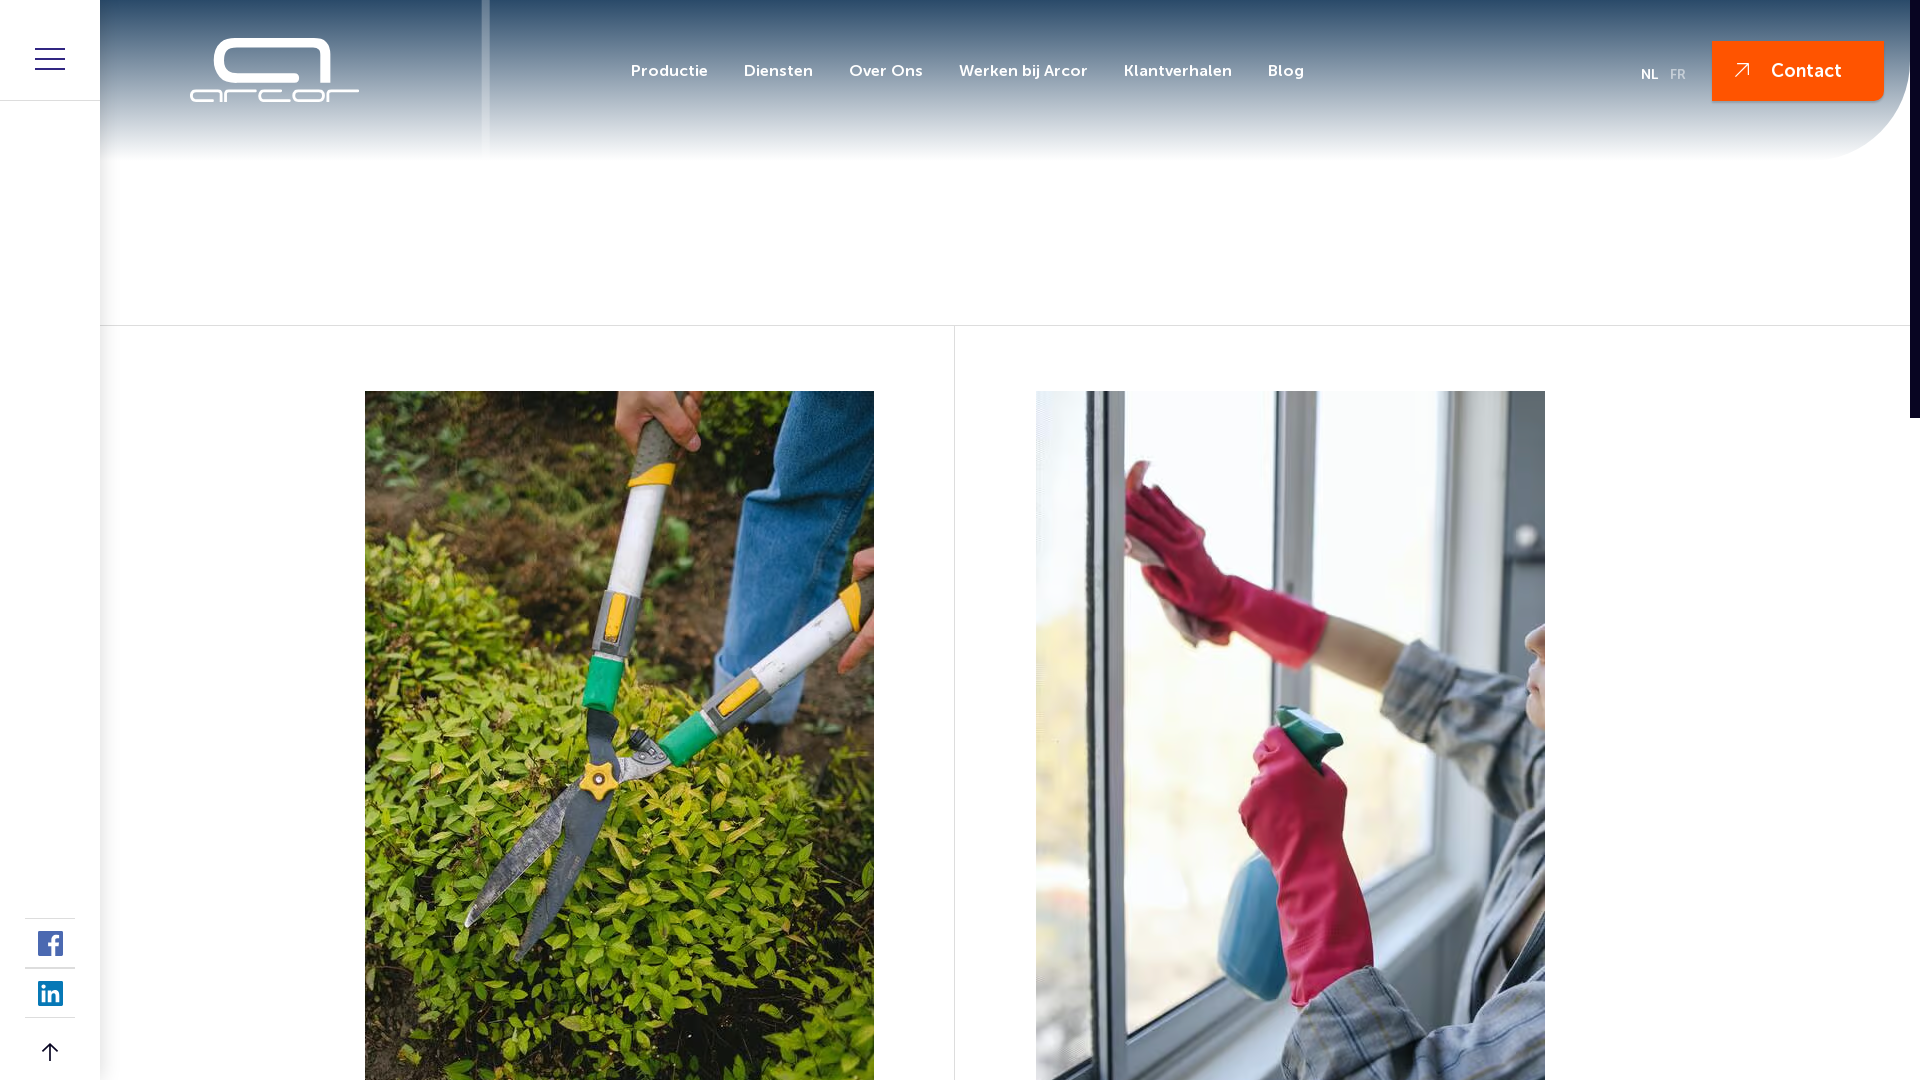  What do you see at coordinates (1678, 73) in the screenshot?
I see `'FR'` at bounding box center [1678, 73].